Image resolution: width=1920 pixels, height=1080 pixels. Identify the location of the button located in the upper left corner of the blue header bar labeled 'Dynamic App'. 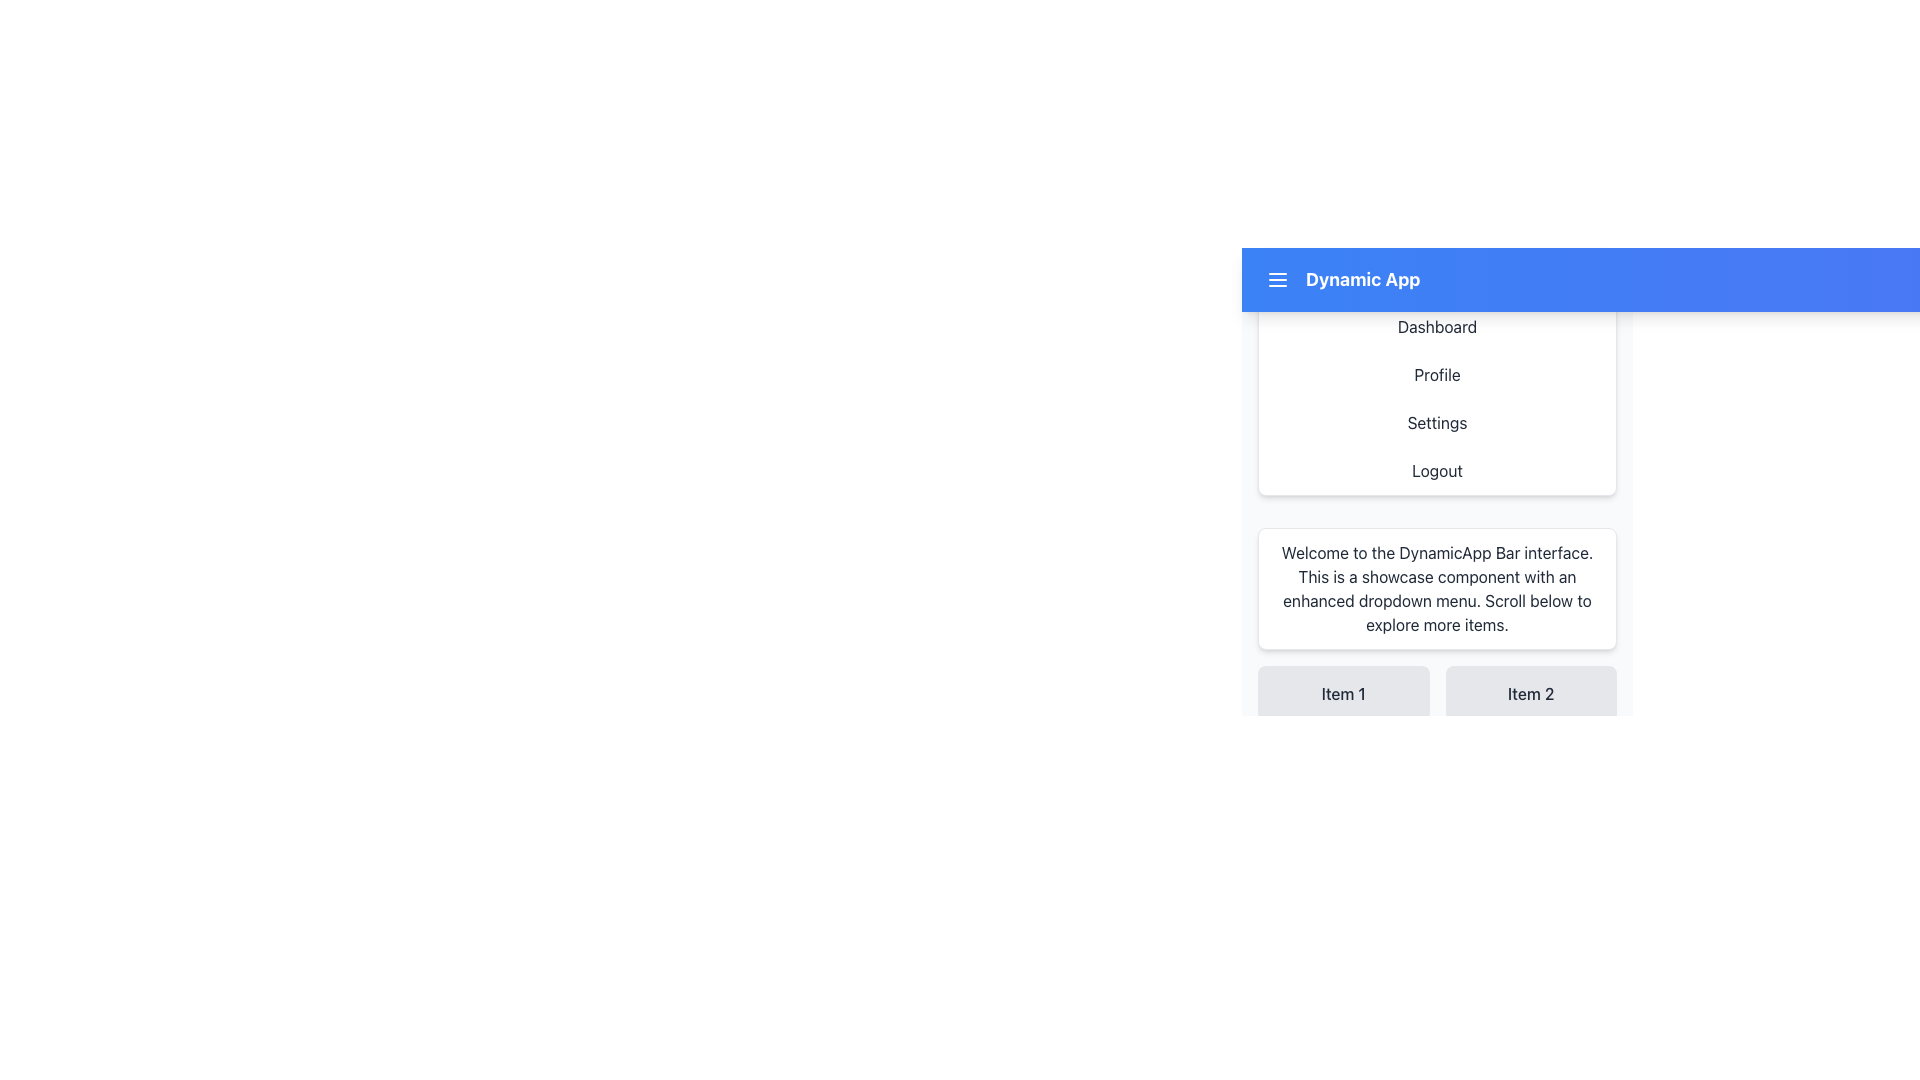
(1276, 280).